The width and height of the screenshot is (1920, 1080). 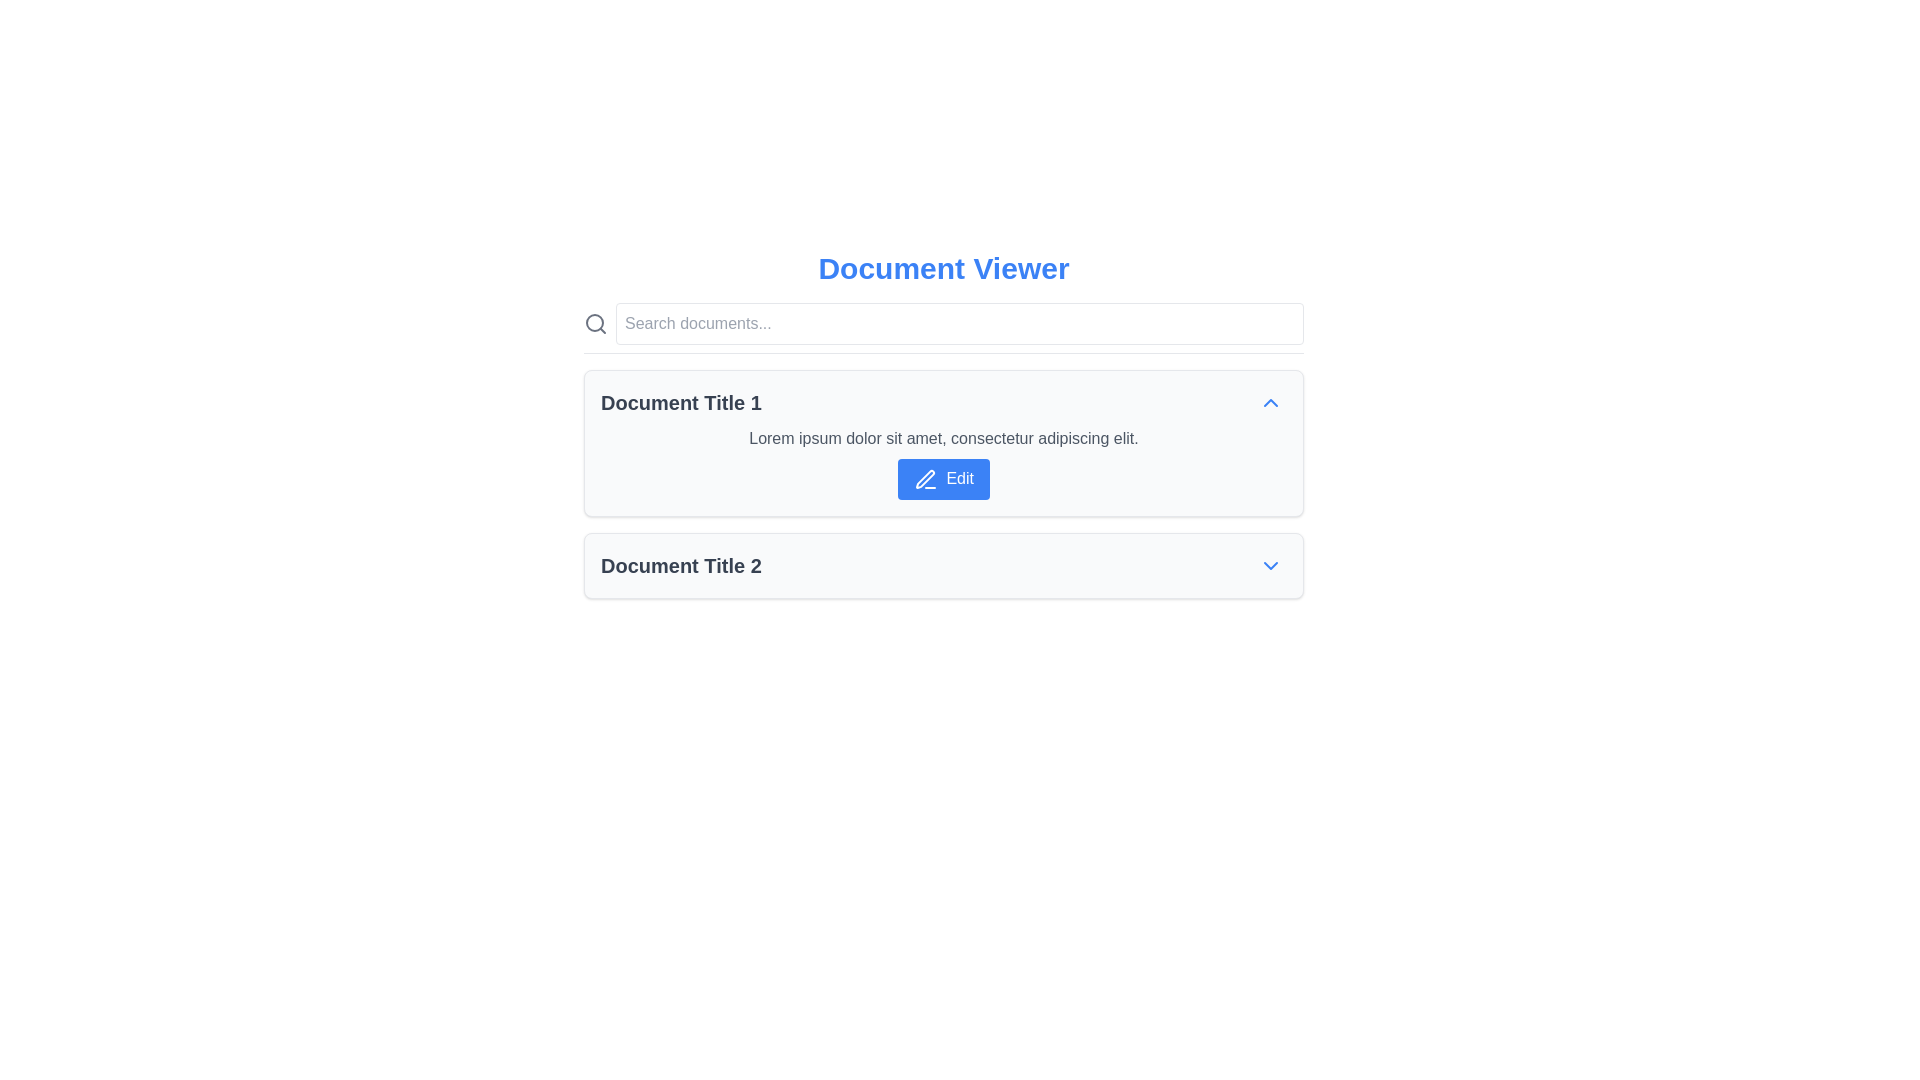 I want to click on the gray search icon resembling a magnifying glass located to the left of the search bar with the placeholder 'Search documents...', so click(x=594, y=323).